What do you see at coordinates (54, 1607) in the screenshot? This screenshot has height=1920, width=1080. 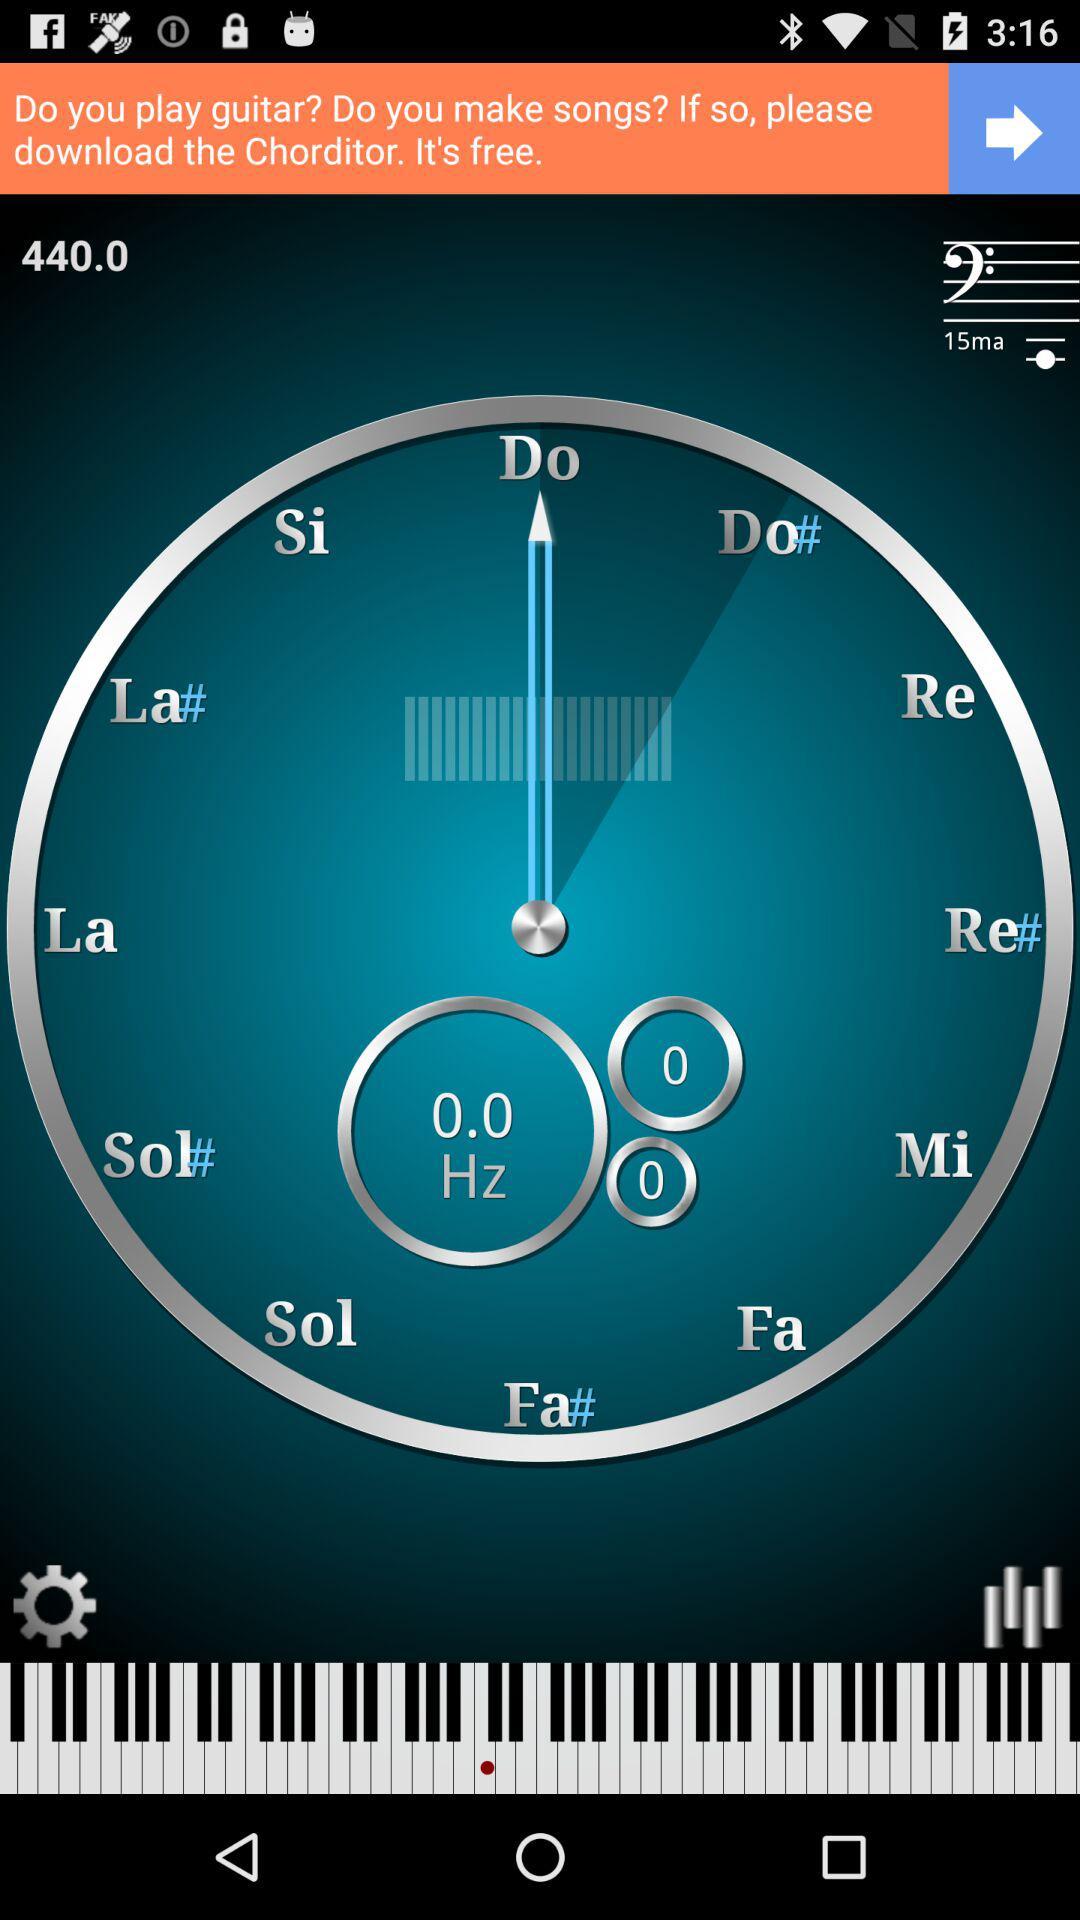 I see `adjust settings` at bounding box center [54, 1607].